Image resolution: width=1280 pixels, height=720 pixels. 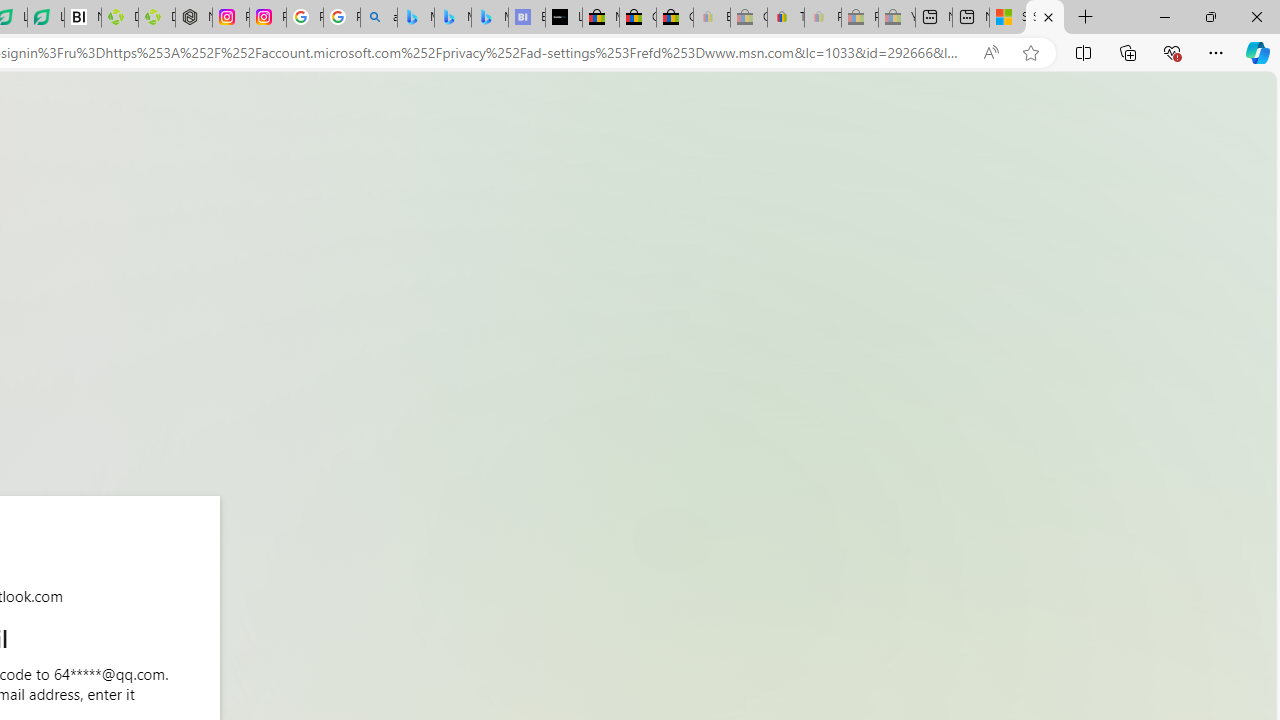 I want to click on 'Payments Terms of Use | eBay.com - Sleeping', so click(x=823, y=17).